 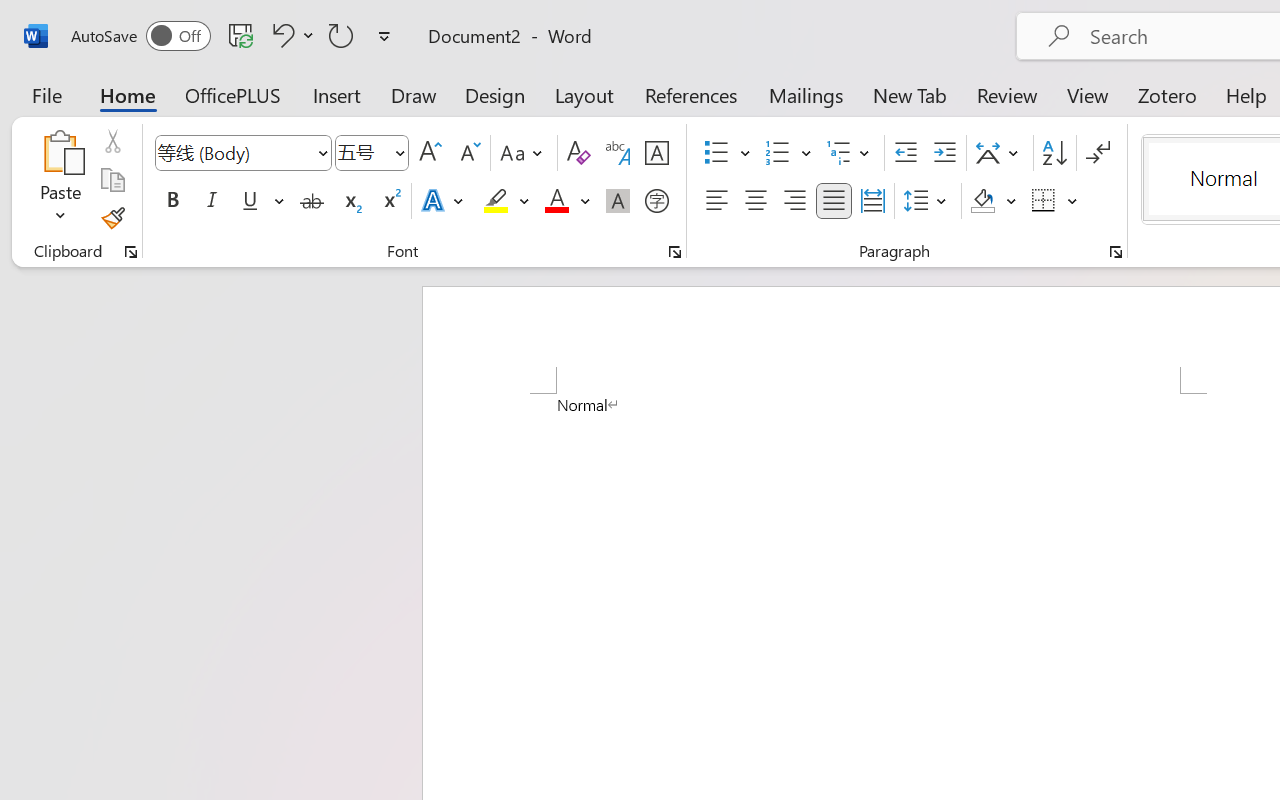 What do you see at coordinates (506, 201) in the screenshot?
I see `'Text Highlight Color'` at bounding box center [506, 201].